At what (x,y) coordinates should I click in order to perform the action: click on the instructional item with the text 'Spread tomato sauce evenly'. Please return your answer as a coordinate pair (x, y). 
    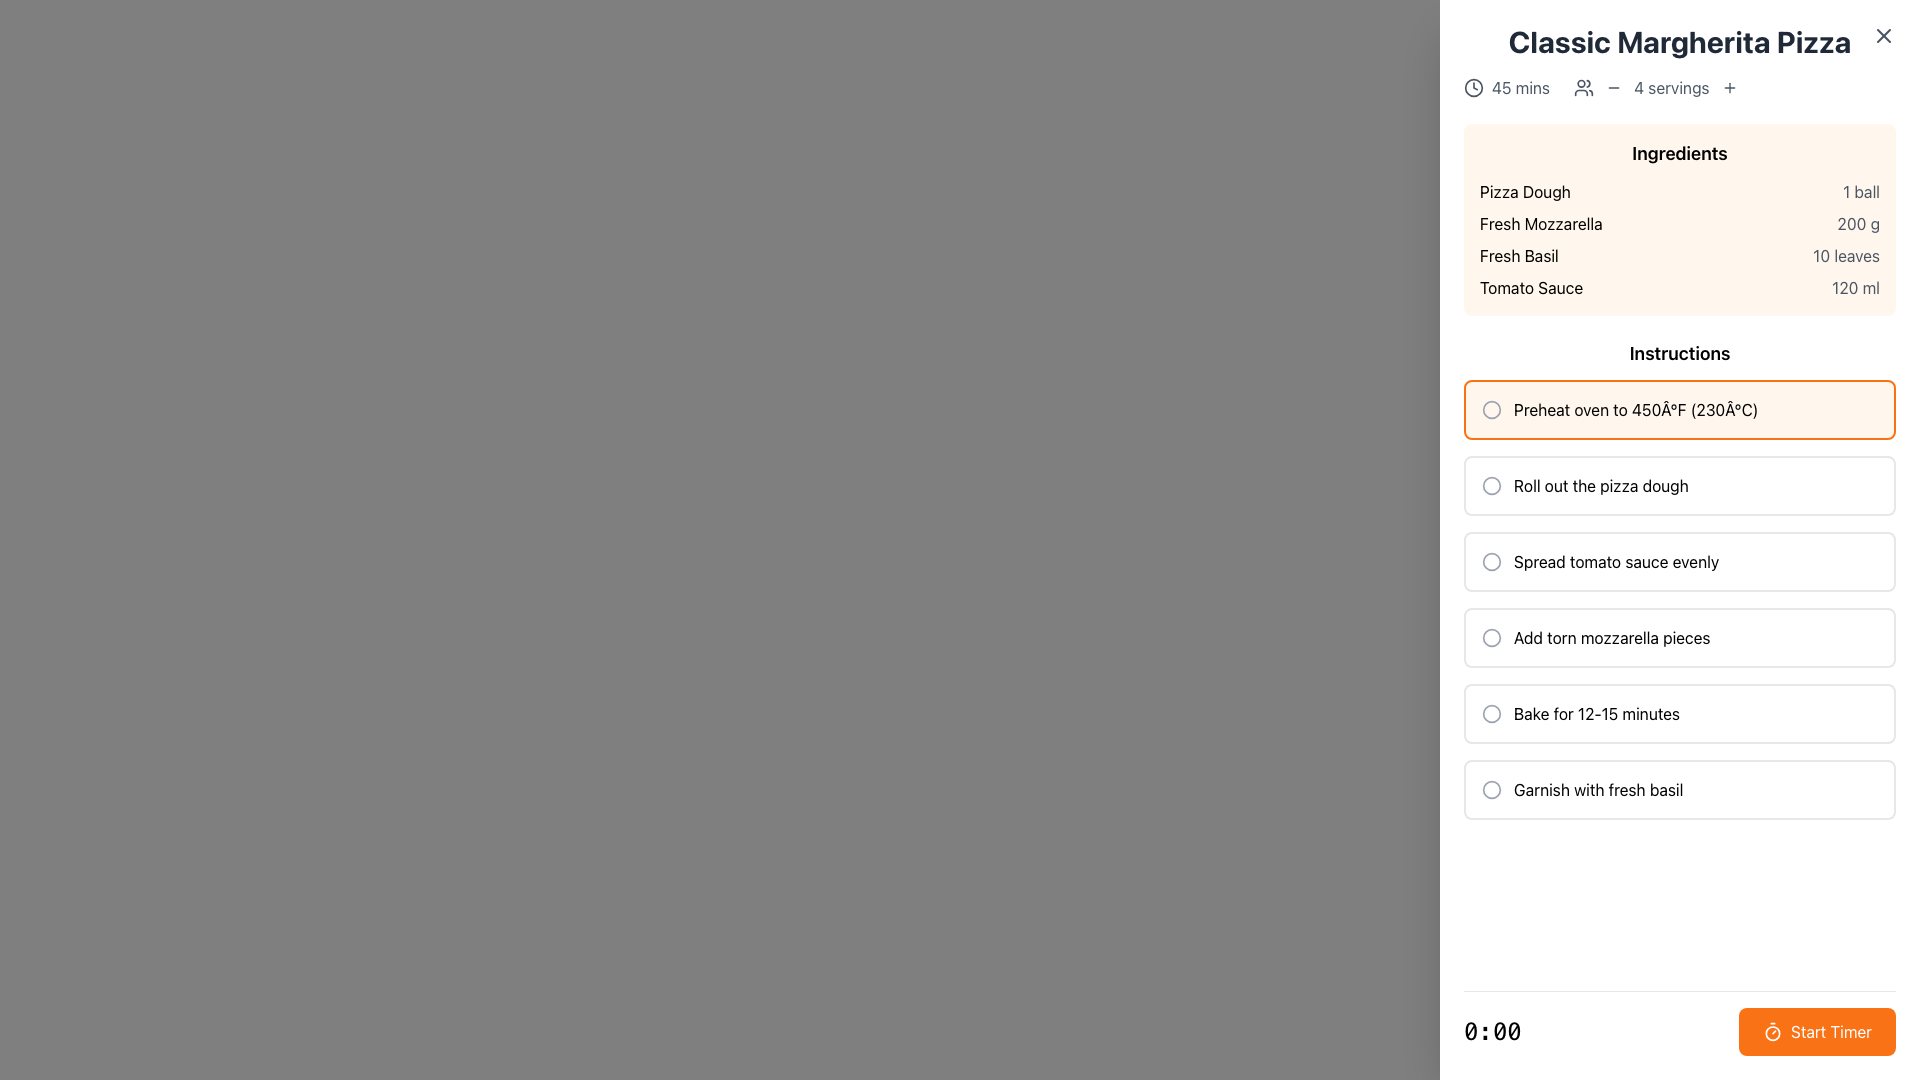
    Looking at the image, I should click on (1680, 562).